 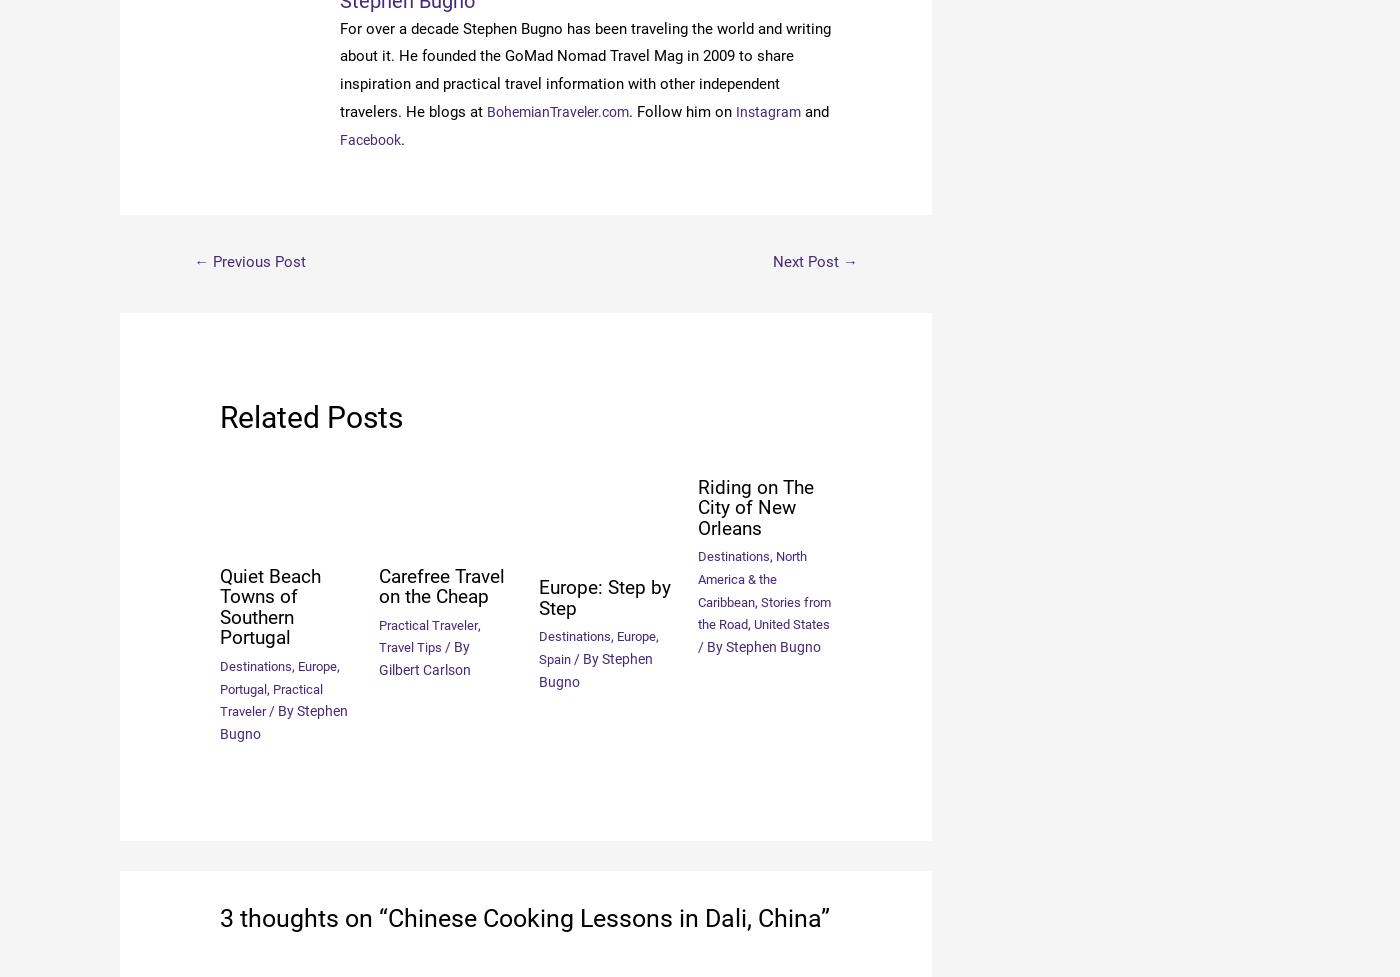 I want to click on 'BohemianTraveler.com', so click(x=563, y=111).